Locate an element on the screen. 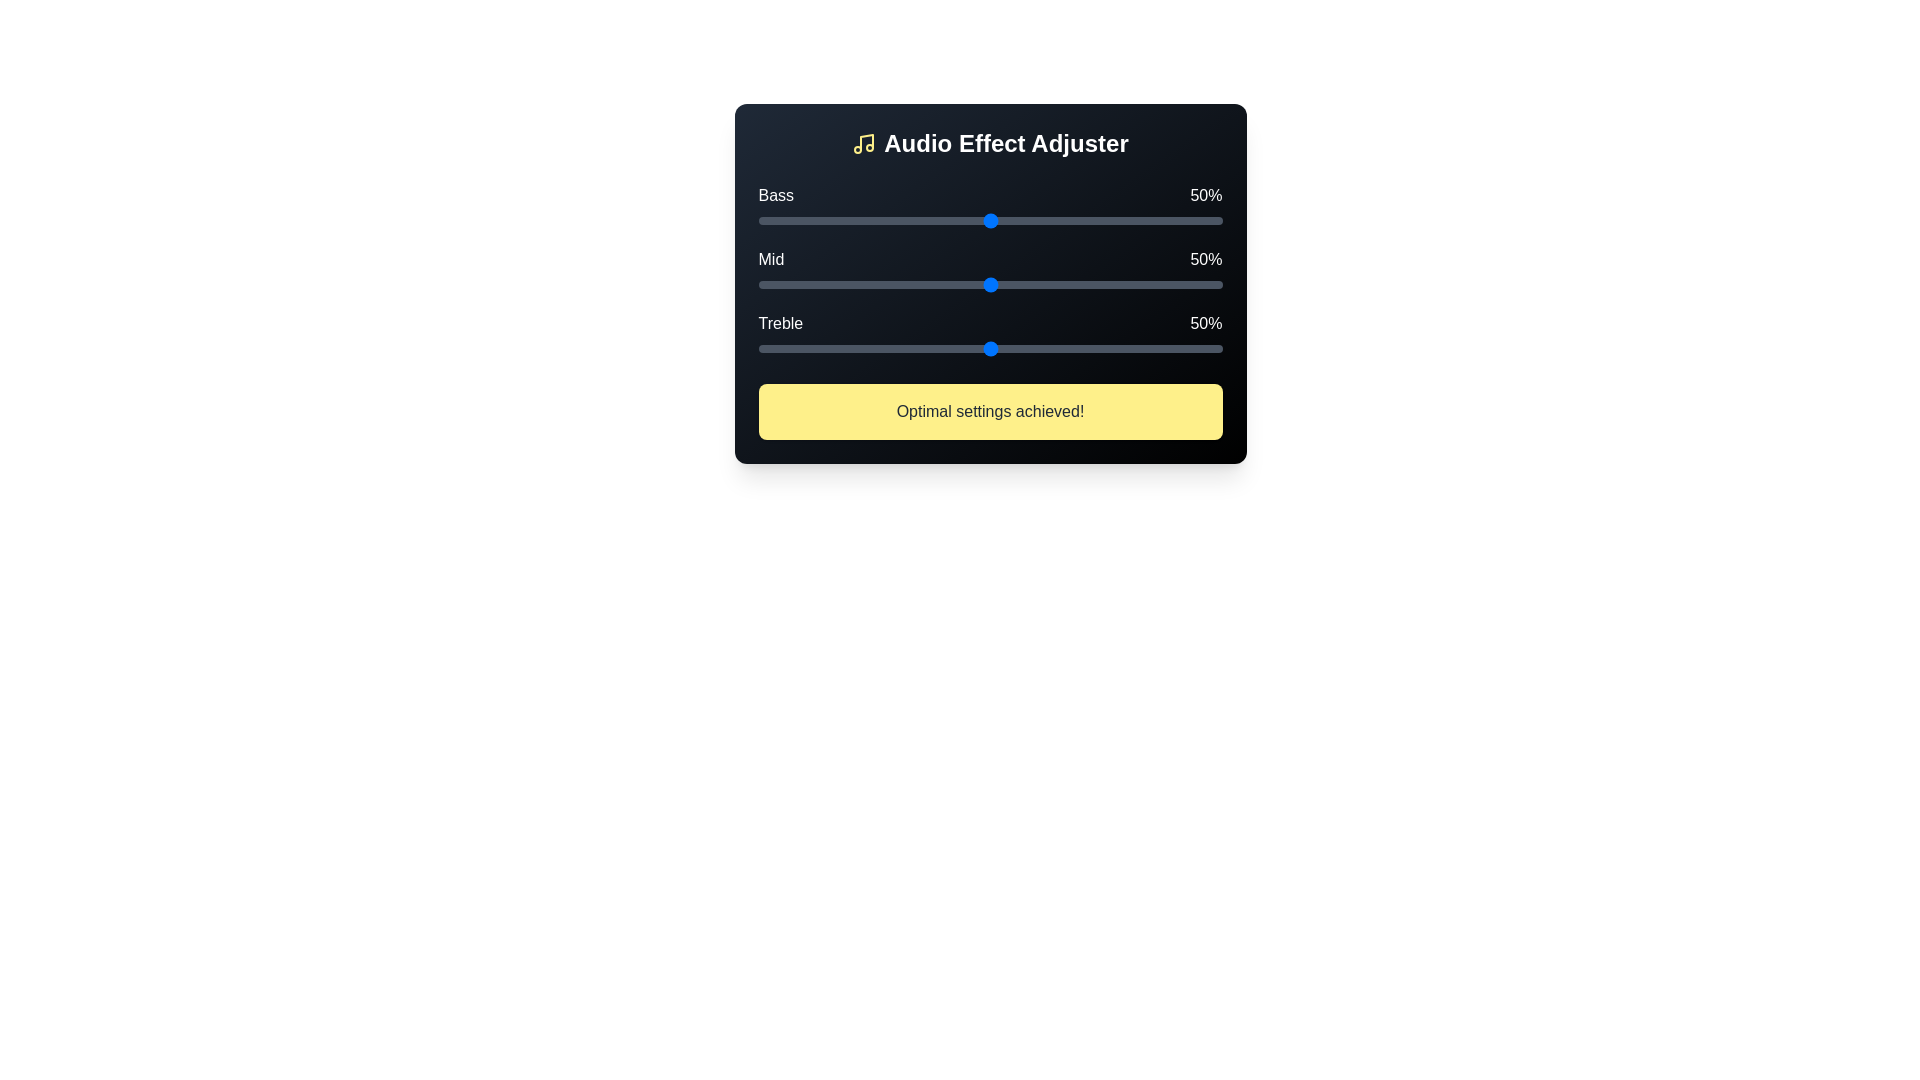  the Bass slider to 32% by clicking on the slider track is located at coordinates (906, 220).